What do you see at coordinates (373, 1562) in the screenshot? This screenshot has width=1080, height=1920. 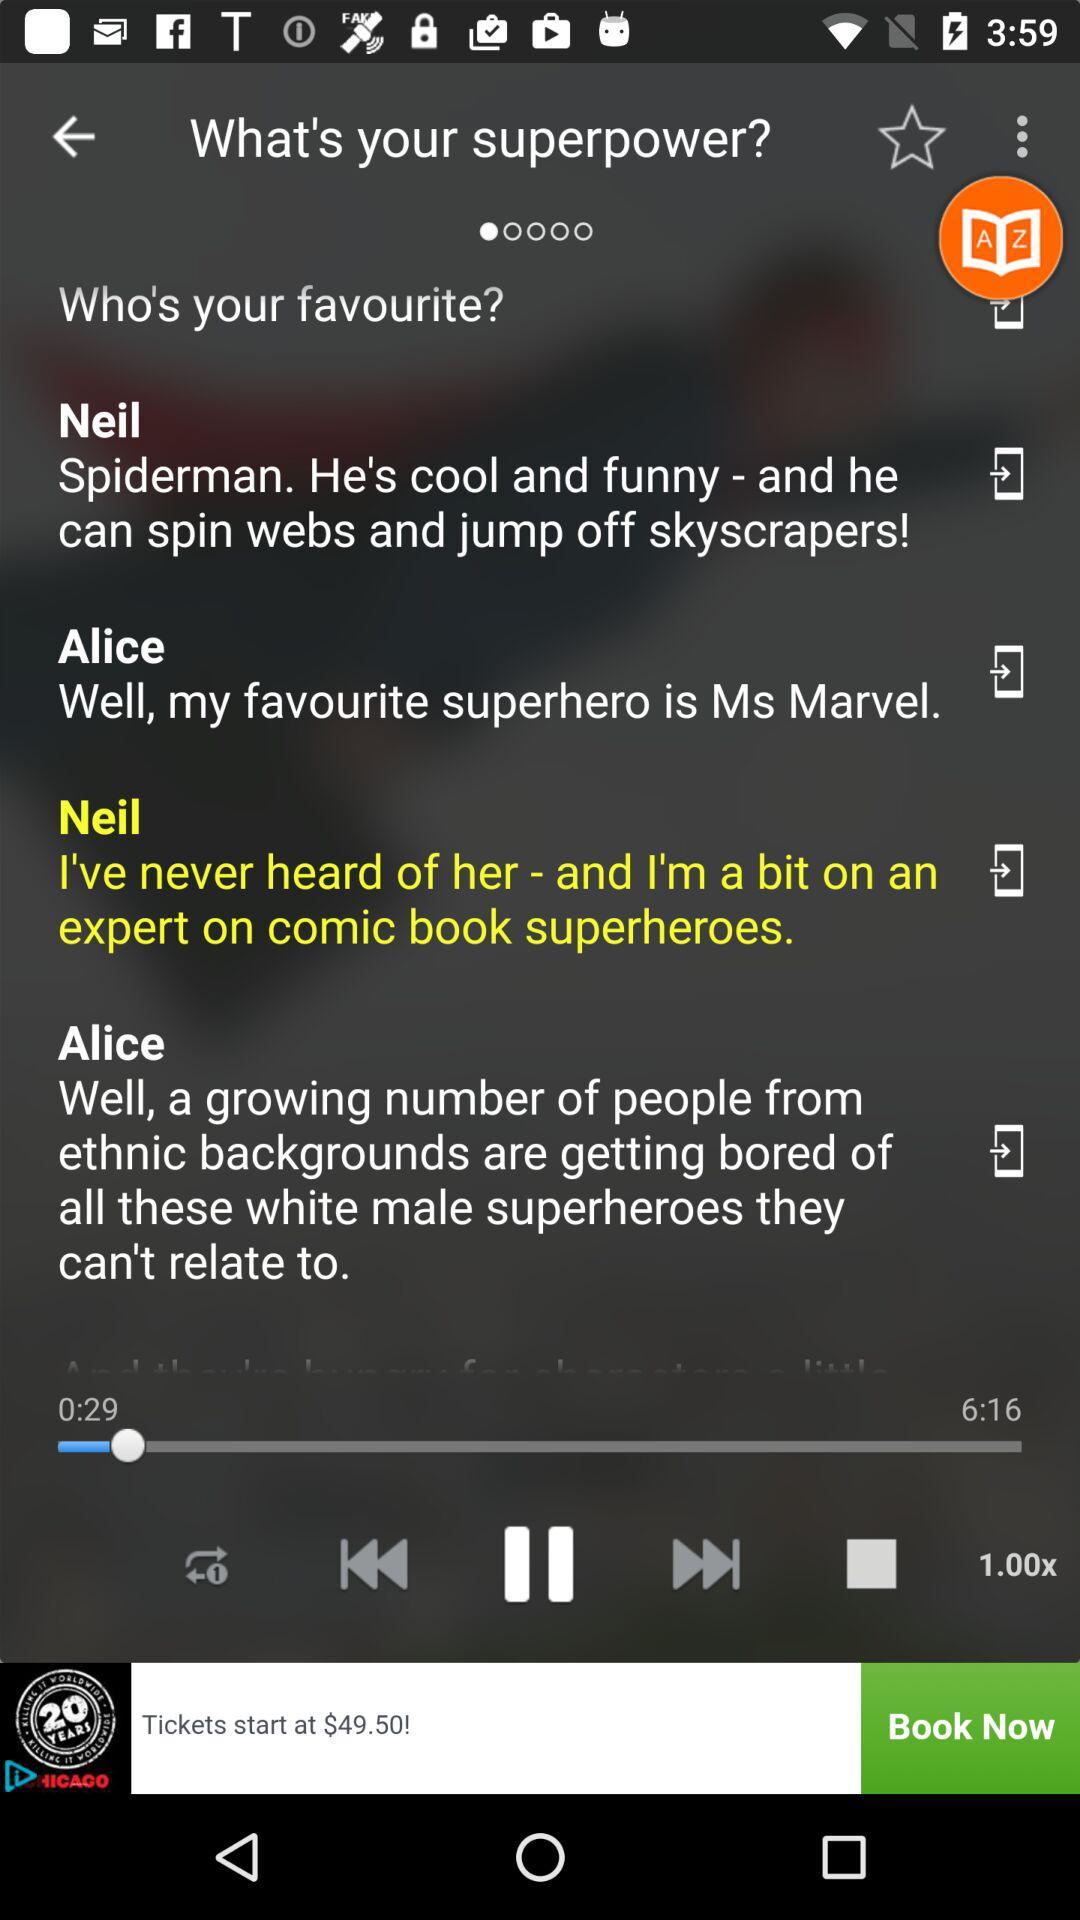 I see `the av_rewind icon` at bounding box center [373, 1562].